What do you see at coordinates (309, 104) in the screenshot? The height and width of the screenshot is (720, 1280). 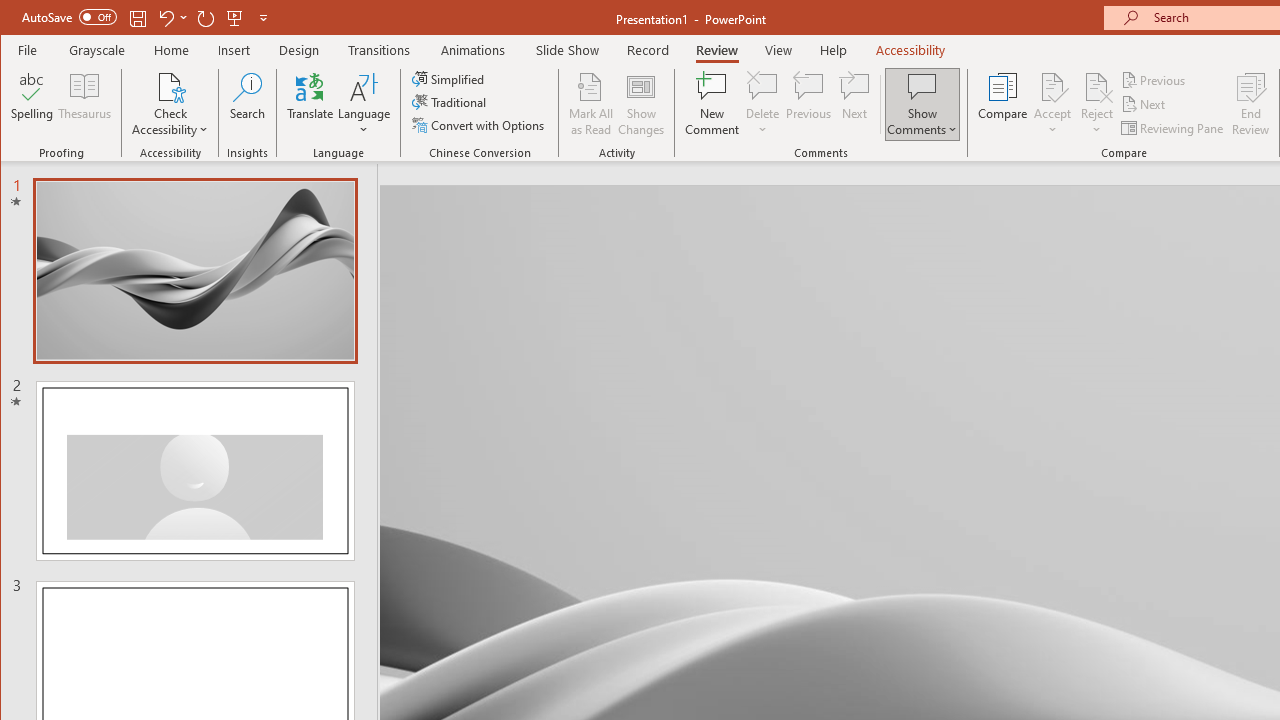 I see `'Translate'` at bounding box center [309, 104].